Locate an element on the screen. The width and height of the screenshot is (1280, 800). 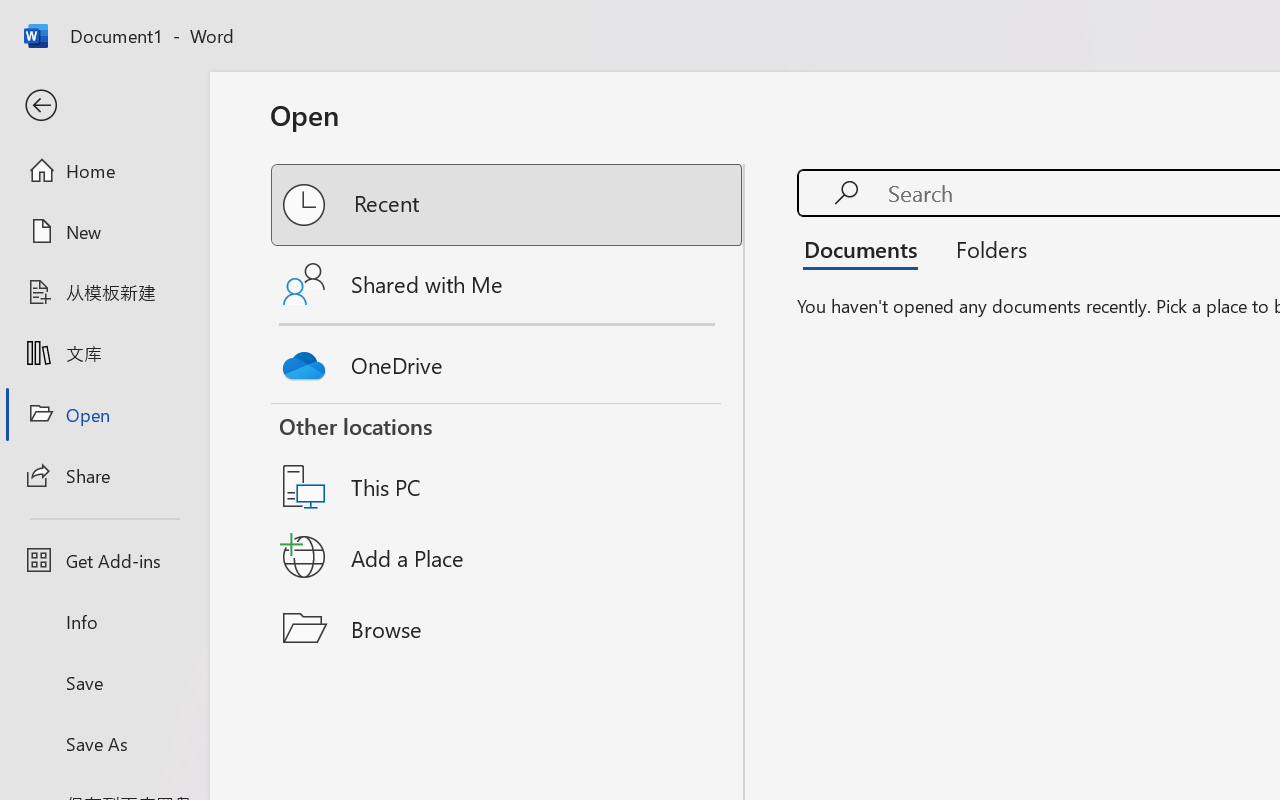
'Get Add-ins' is located at coordinates (103, 560).